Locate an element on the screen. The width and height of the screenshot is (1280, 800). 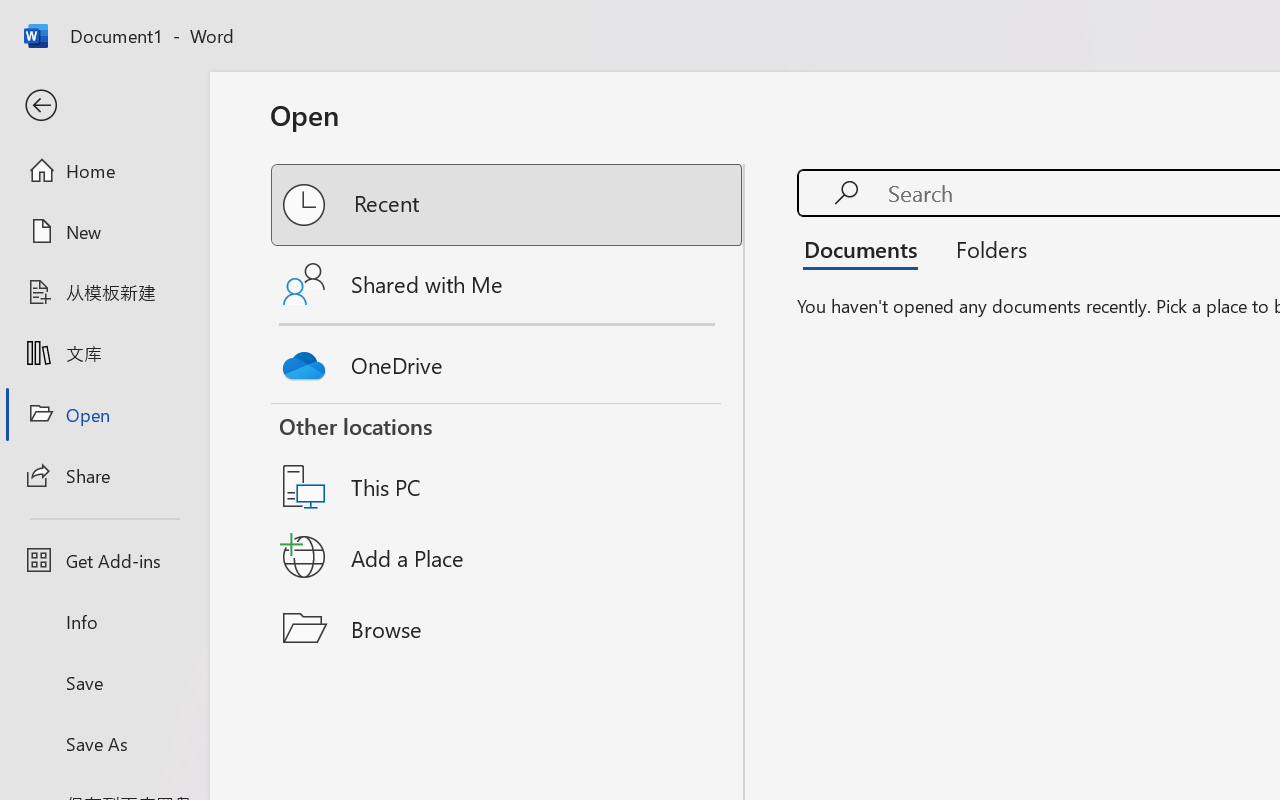
'Get Add-ins' is located at coordinates (103, 560).